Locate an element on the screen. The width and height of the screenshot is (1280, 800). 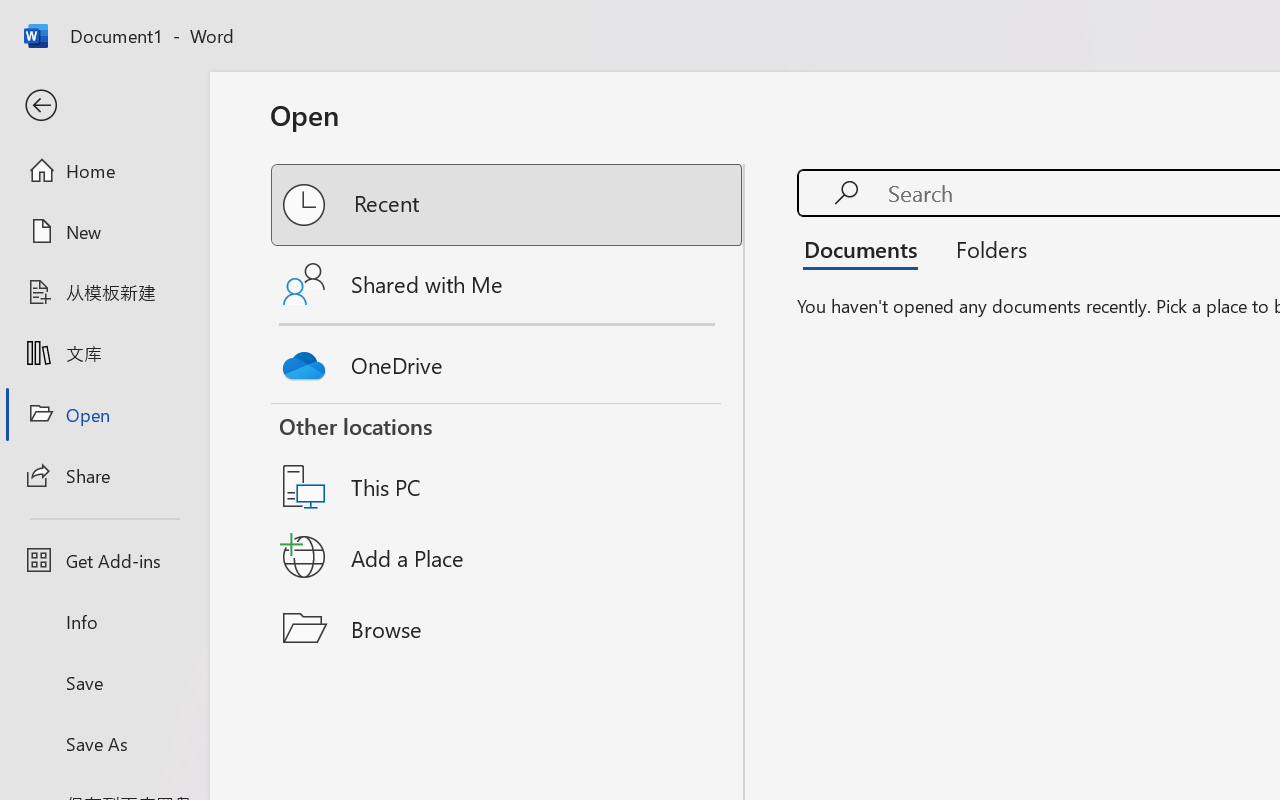
'Get Add-ins' is located at coordinates (103, 560).